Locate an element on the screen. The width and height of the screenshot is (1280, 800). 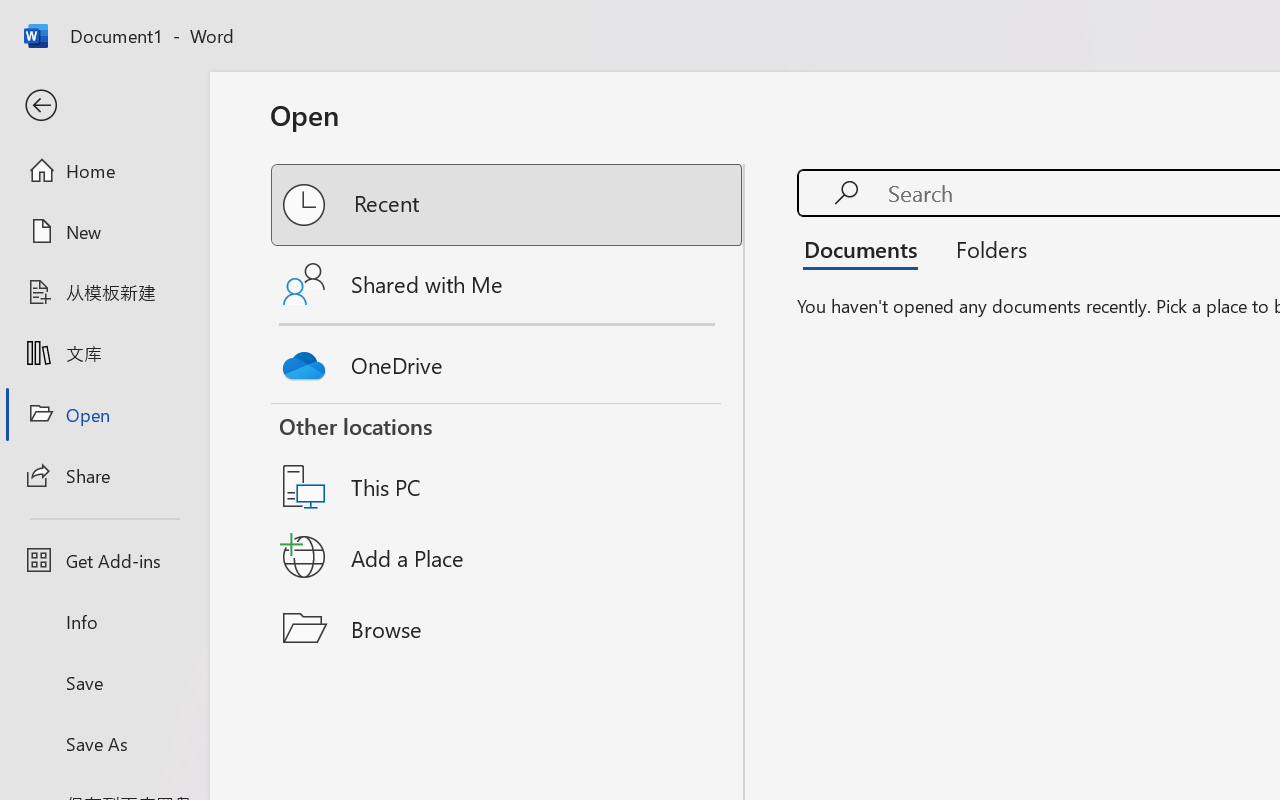
'Get Add-ins' is located at coordinates (103, 560).